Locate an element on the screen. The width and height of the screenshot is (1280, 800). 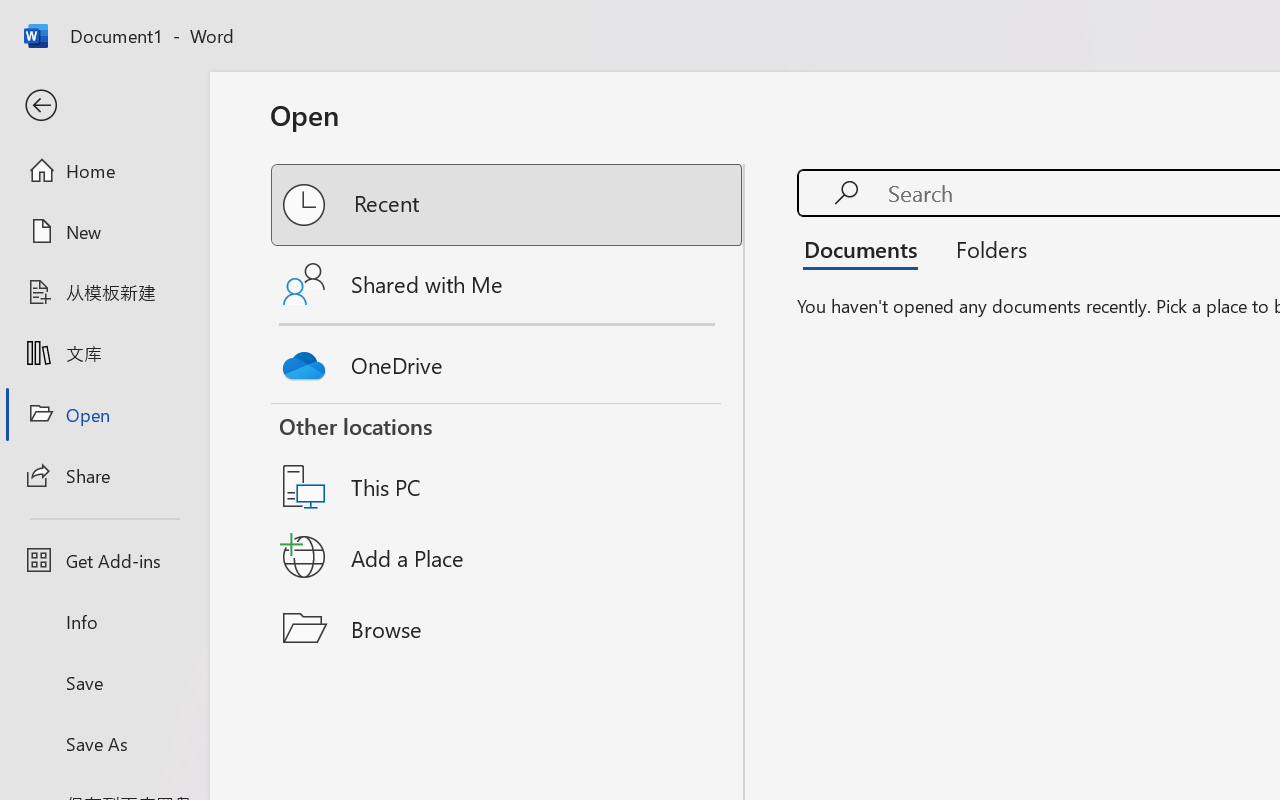
'Get Add-ins' is located at coordinates (103, 560).